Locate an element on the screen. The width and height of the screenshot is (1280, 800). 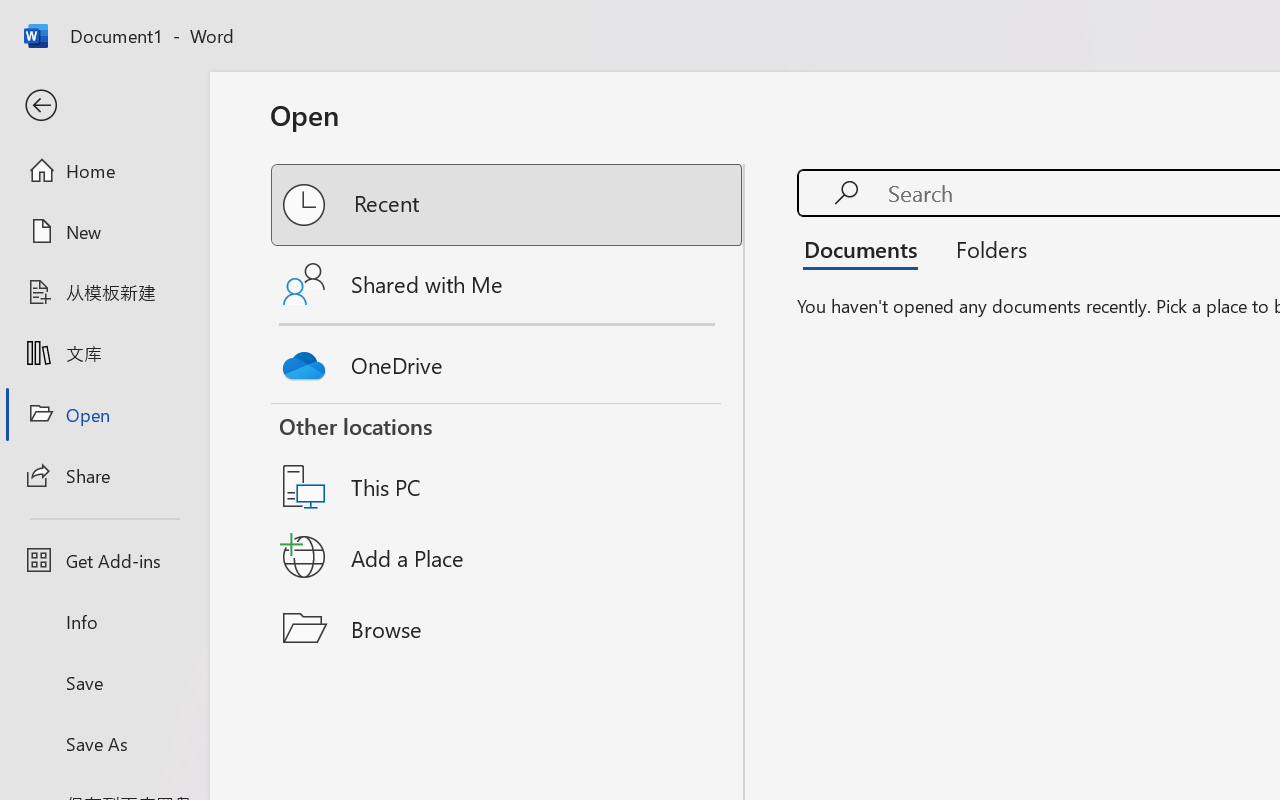
'Get Add-ins' is located at coordinates (103, 560).